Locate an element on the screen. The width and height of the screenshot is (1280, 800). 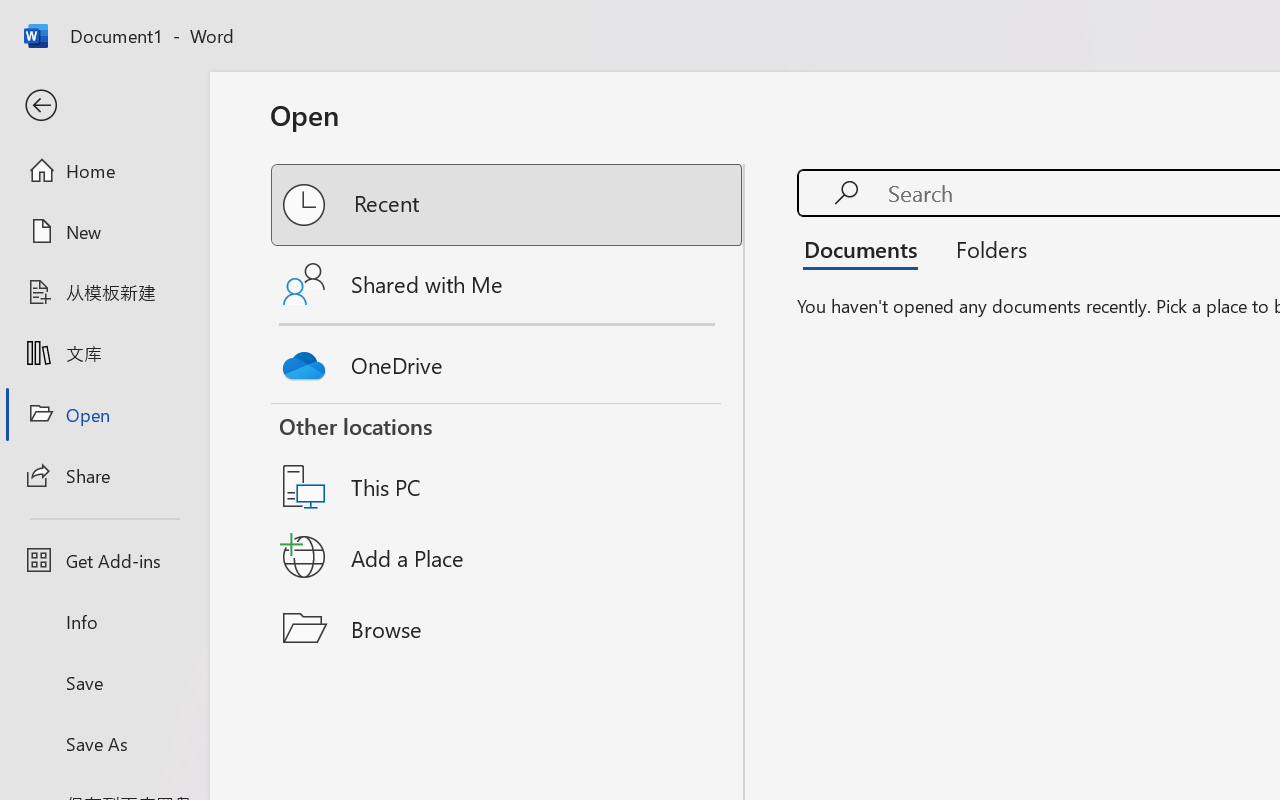
'Get Add-ins' is located at coordinates (103, 560).